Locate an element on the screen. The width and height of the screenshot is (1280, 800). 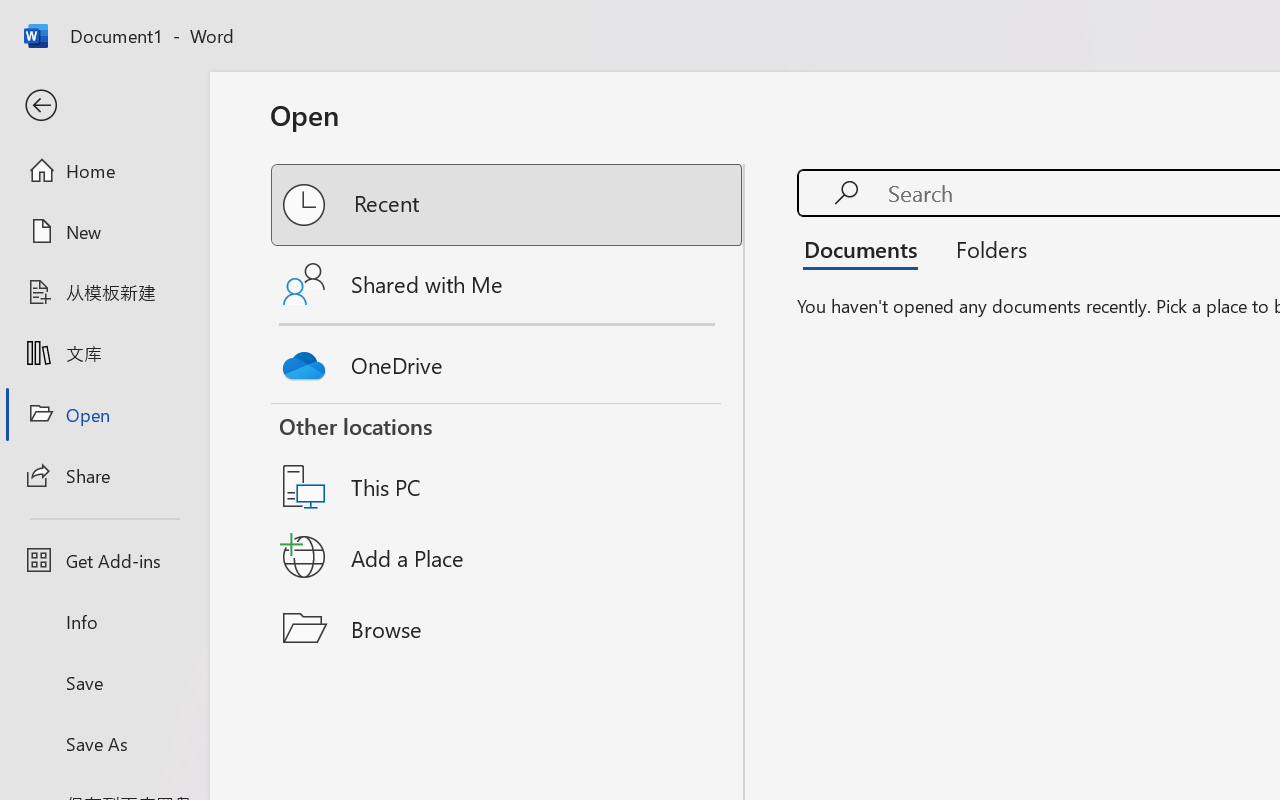
'Get Add-ins' is located at coordinates (103, 560).